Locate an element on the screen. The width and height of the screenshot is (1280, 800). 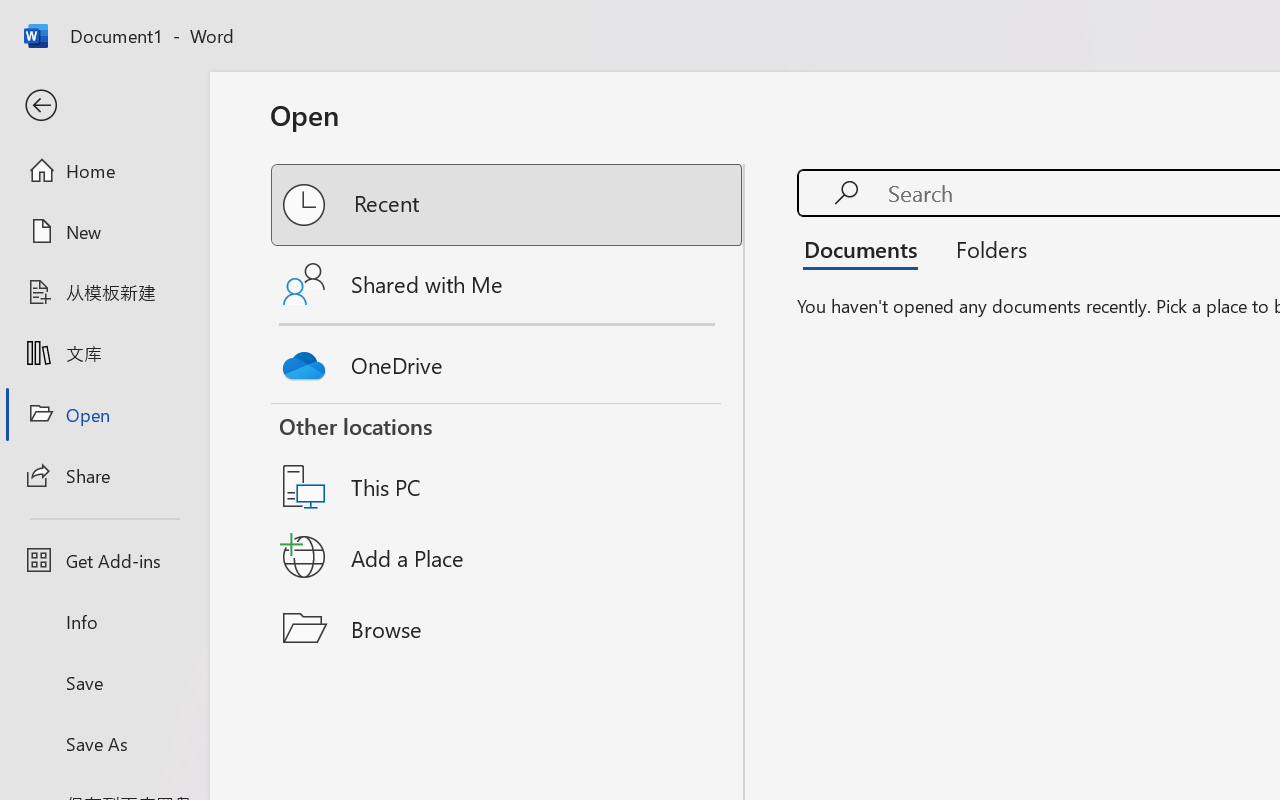
'Get Add-ins' is located at coordinates (103, 560).